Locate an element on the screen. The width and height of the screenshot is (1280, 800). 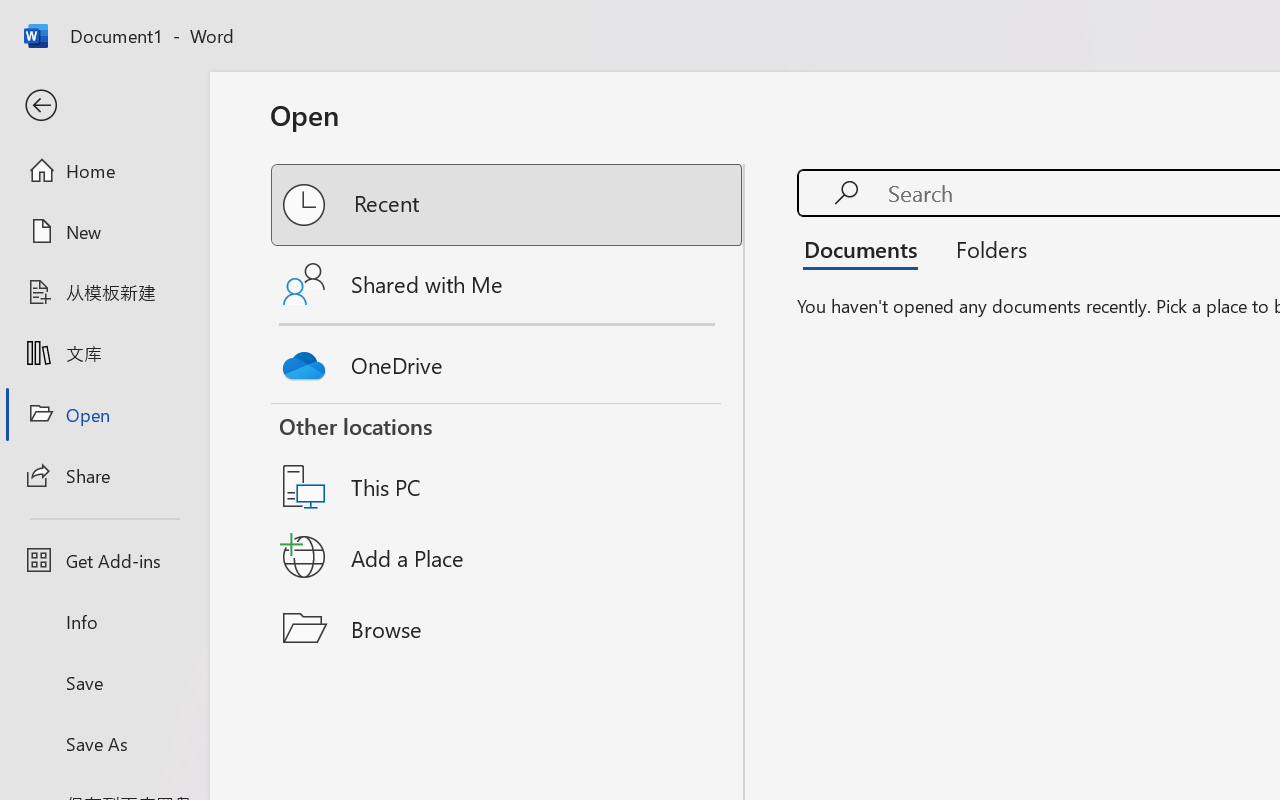
'Get Add-ins' is located at coordinates (103, 560).